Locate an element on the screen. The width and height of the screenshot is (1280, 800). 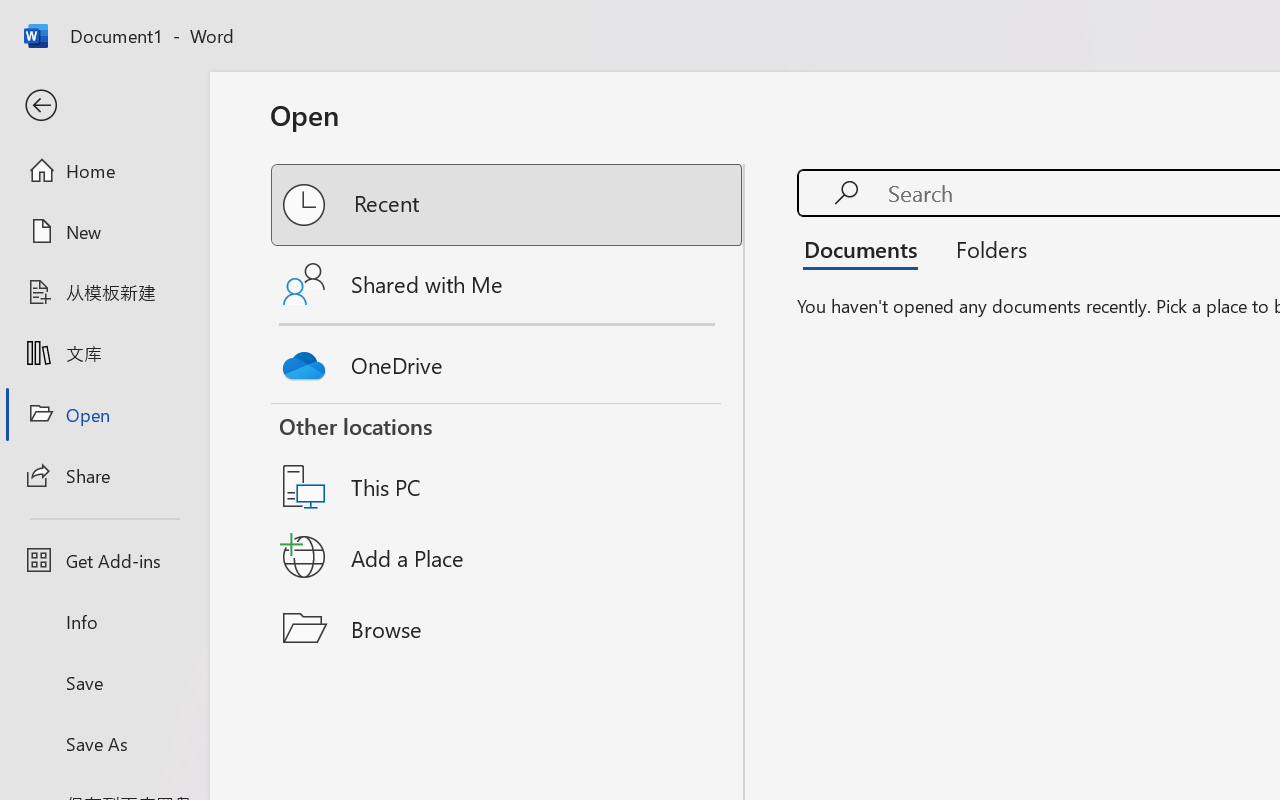
'Get Add-ins' is located at coordinates (103, 560).